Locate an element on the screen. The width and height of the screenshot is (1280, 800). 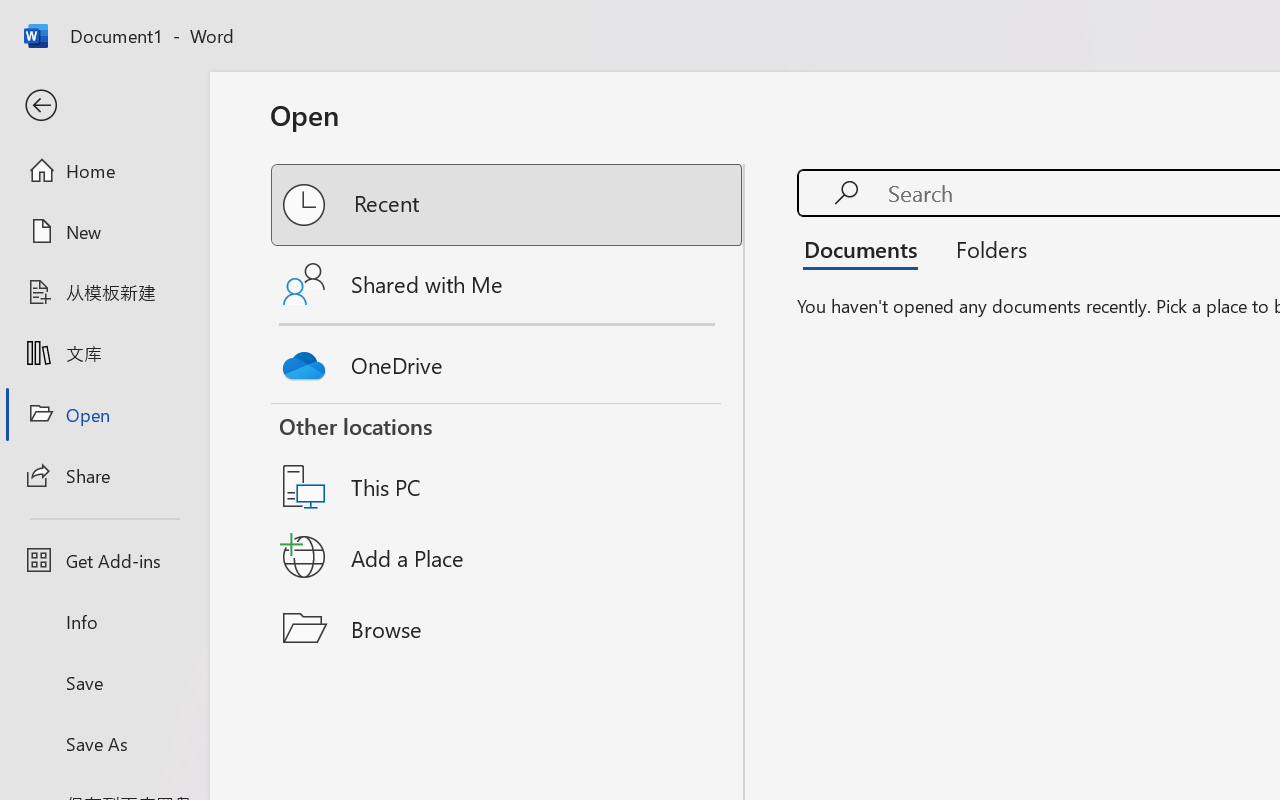
'Get Add-ins' is located at coordinates (103, 560).